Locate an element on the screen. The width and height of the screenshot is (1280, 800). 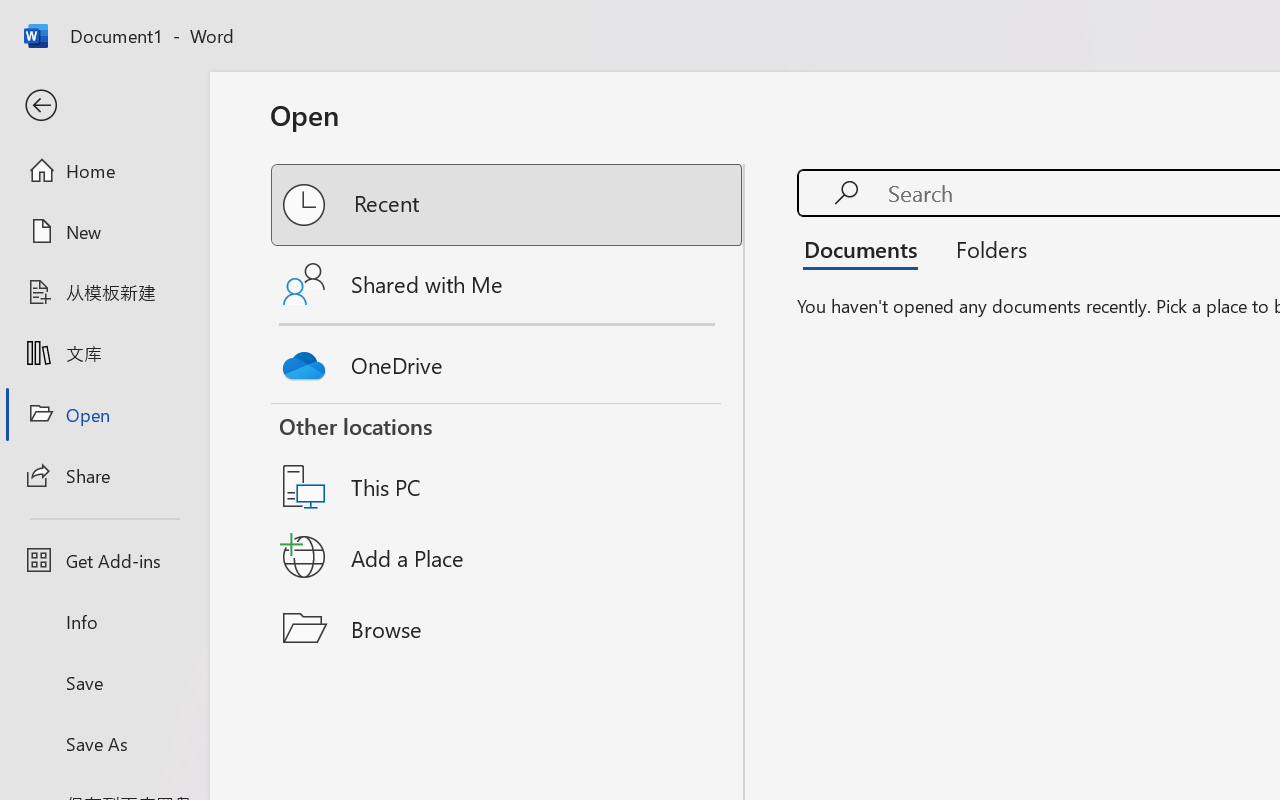
'Get Add-ins' is located at coordinates (103, 560).